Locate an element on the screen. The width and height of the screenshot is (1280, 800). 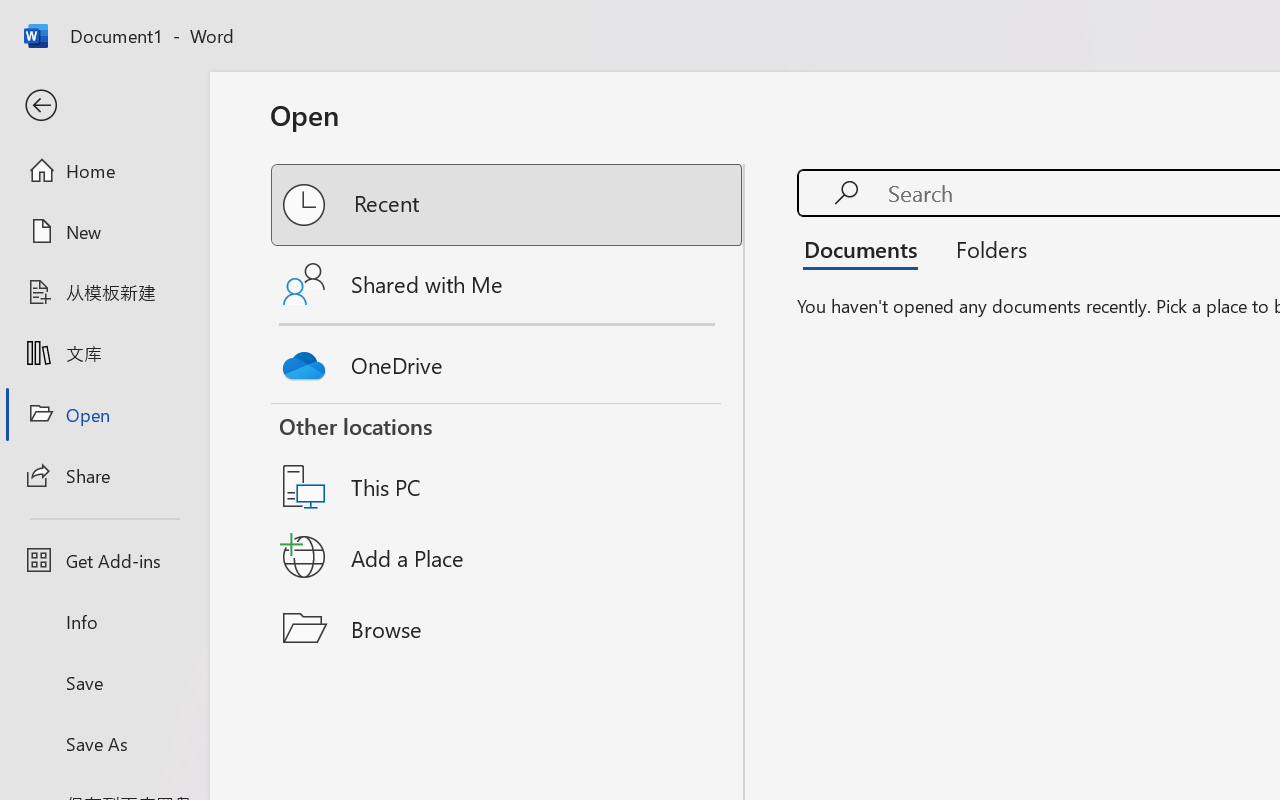
'Get Add-ins' is located at coordinates (103, 560).